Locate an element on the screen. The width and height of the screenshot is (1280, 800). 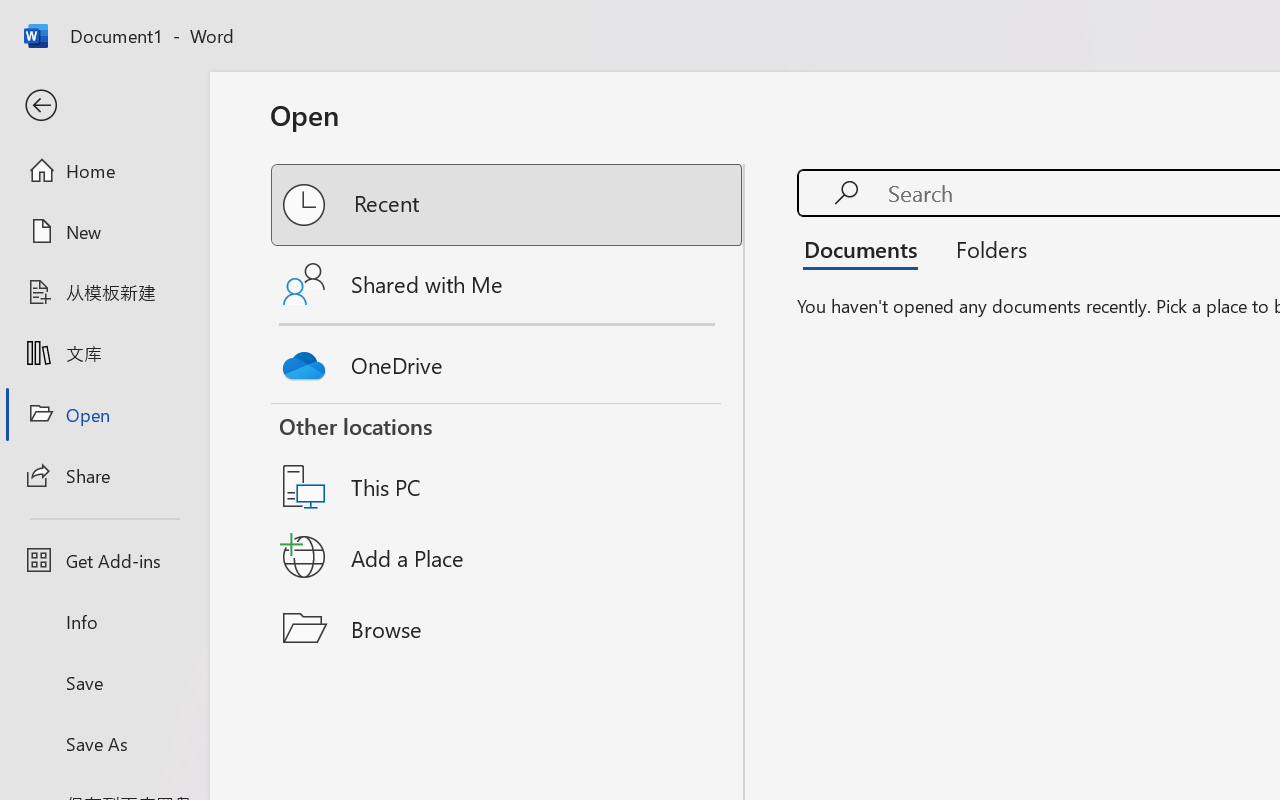
'Get Add-ins' is located at coordinates (103, 560).